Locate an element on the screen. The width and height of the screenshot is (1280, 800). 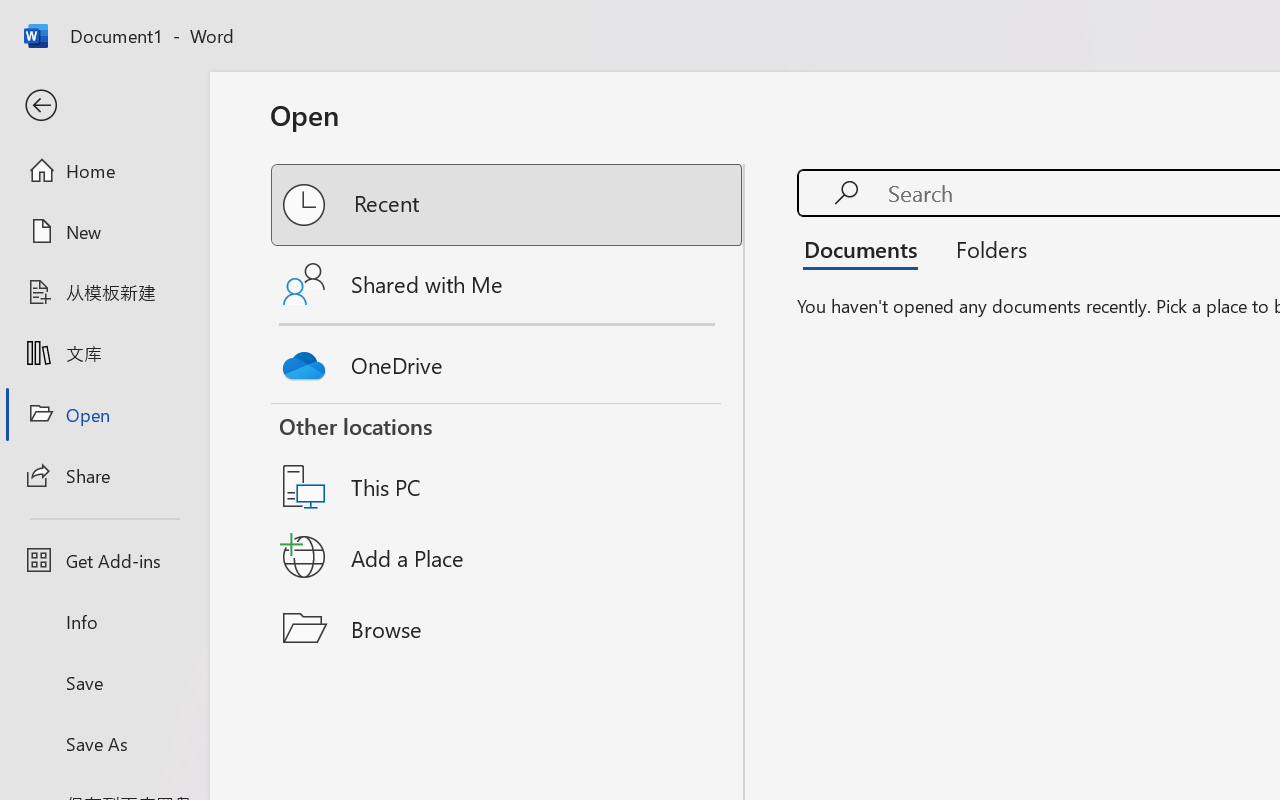
'Get Add-ins' is located at coordinates (103, 560).